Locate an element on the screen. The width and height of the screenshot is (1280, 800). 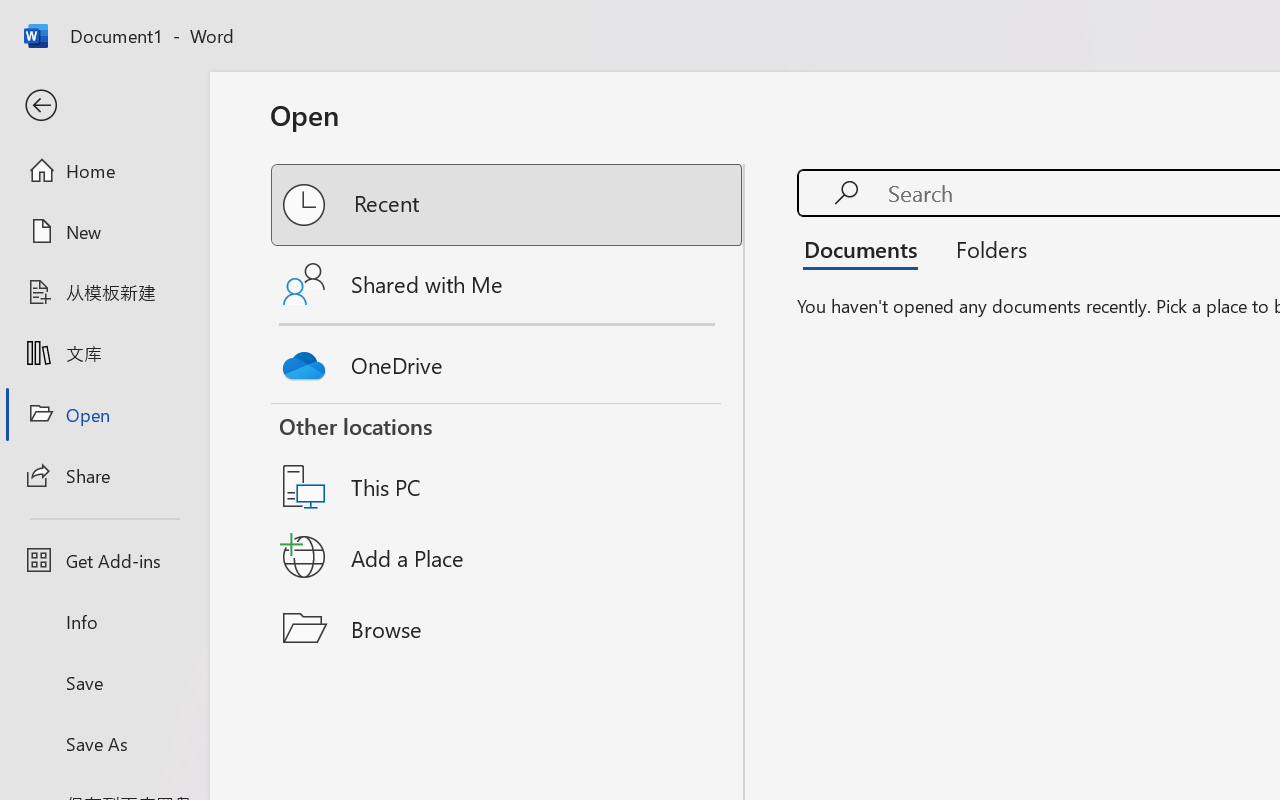
'Get Add-ins' is located at coordinates (103, 560).